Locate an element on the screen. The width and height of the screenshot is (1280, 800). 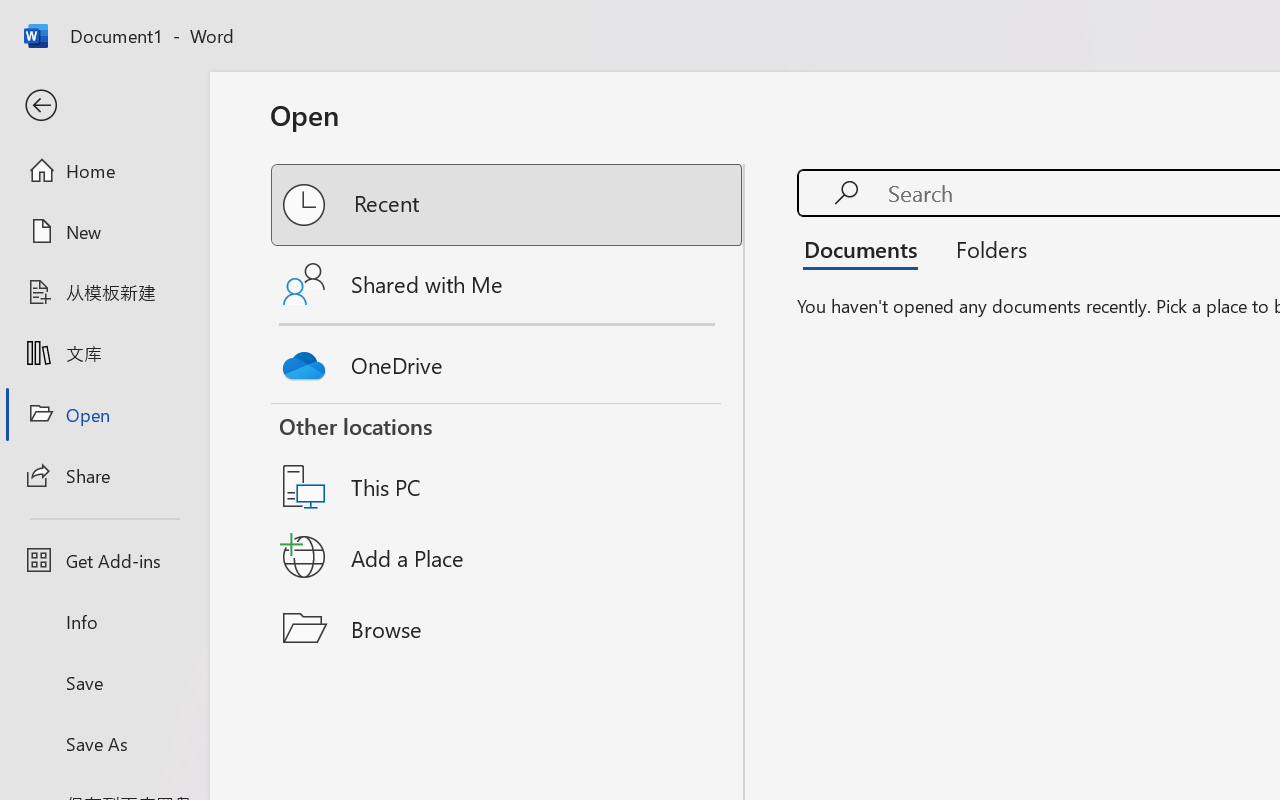
'Get Add-ins' is located at coordinates (103, 560).